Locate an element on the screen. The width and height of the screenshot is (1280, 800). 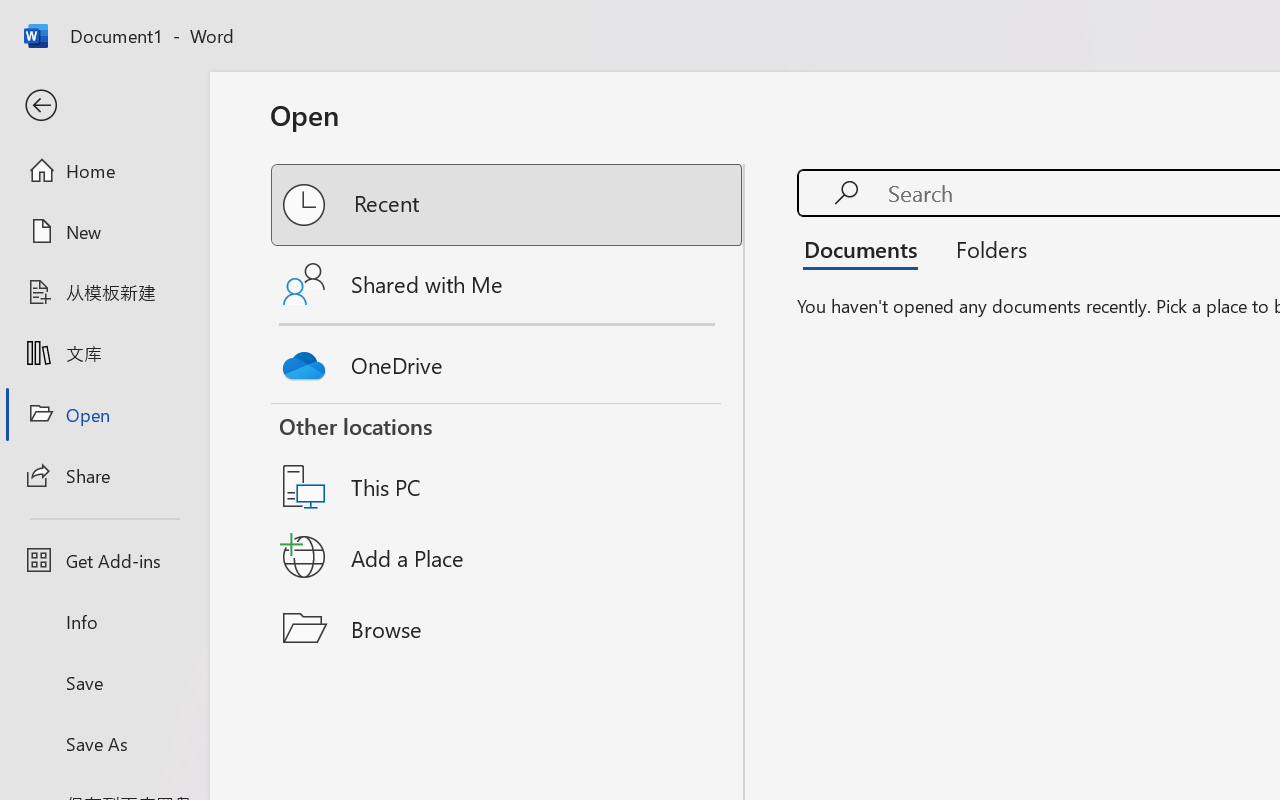
'Get Add-ins' is located at coordinates (103, 560).